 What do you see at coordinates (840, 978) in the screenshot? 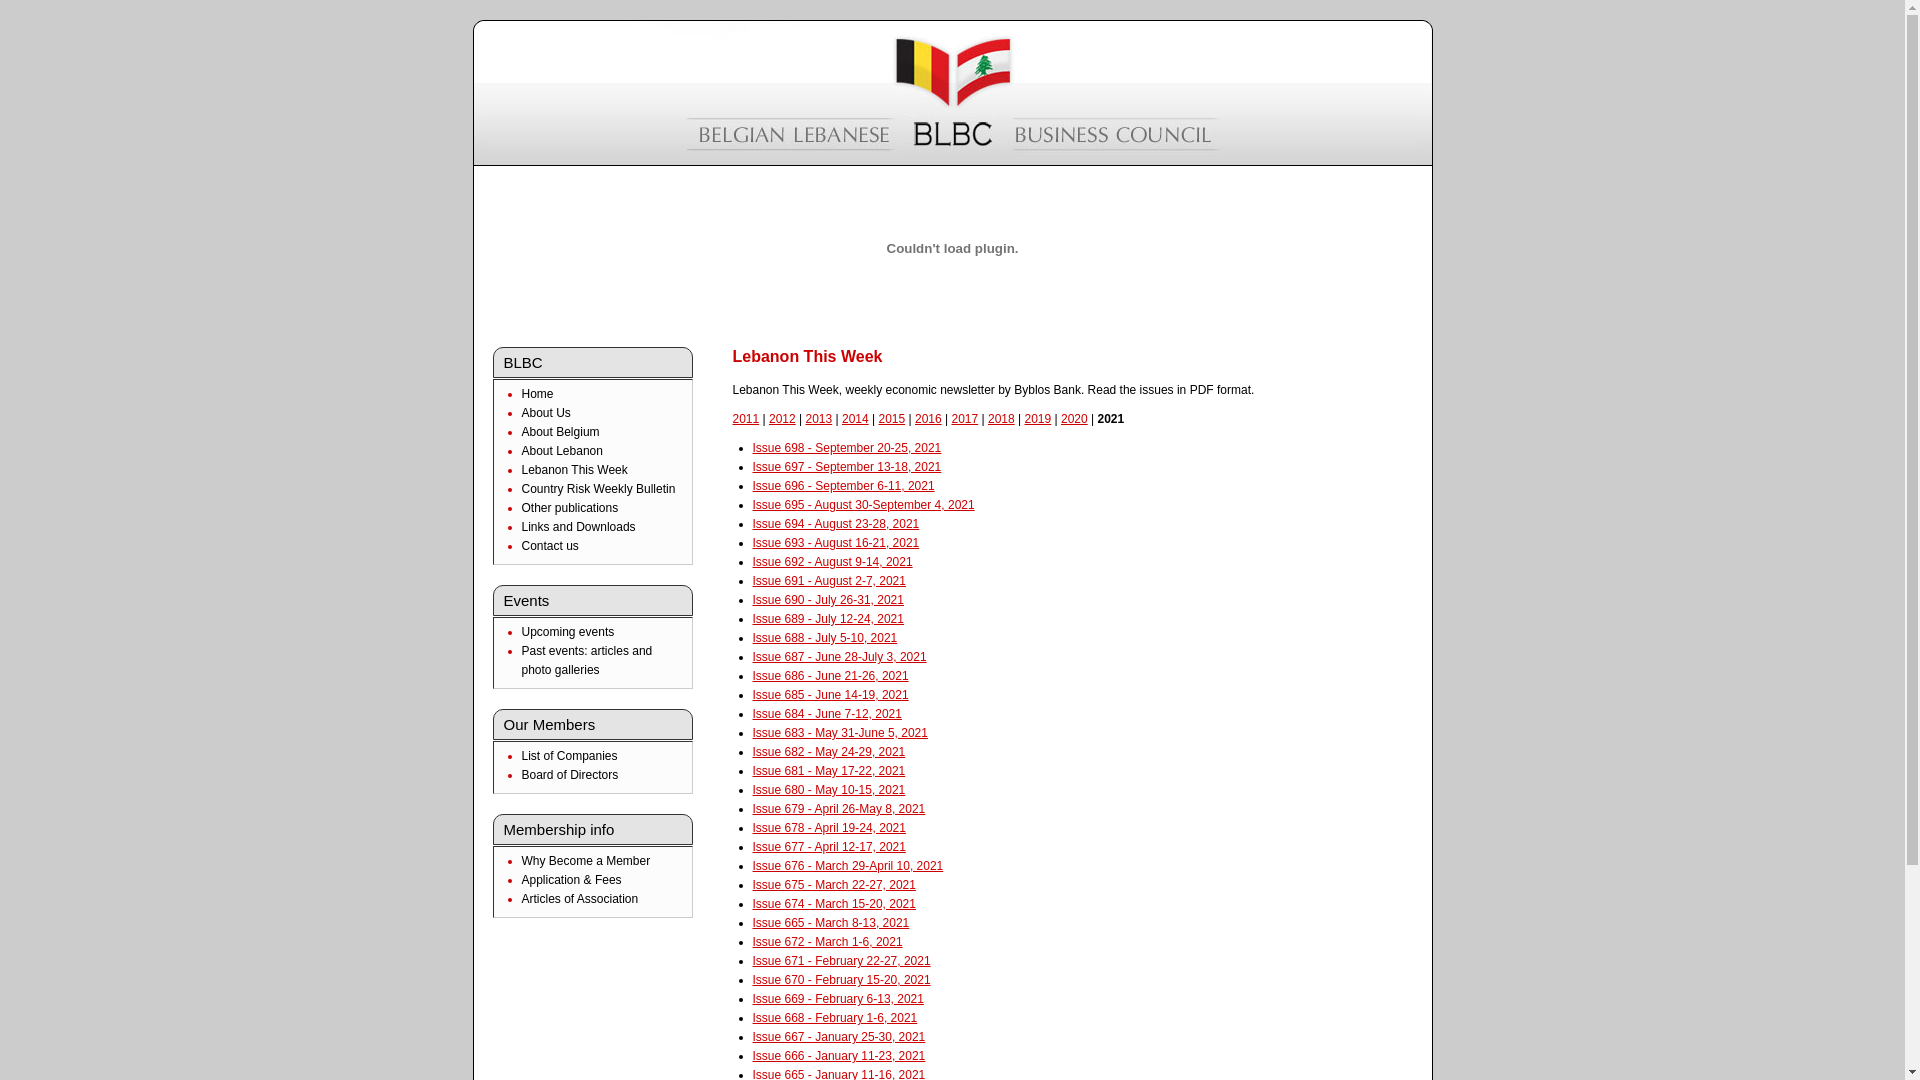
I see `'Issue 670 - February 15-20, 2021'` at bounding box center [840, 978].